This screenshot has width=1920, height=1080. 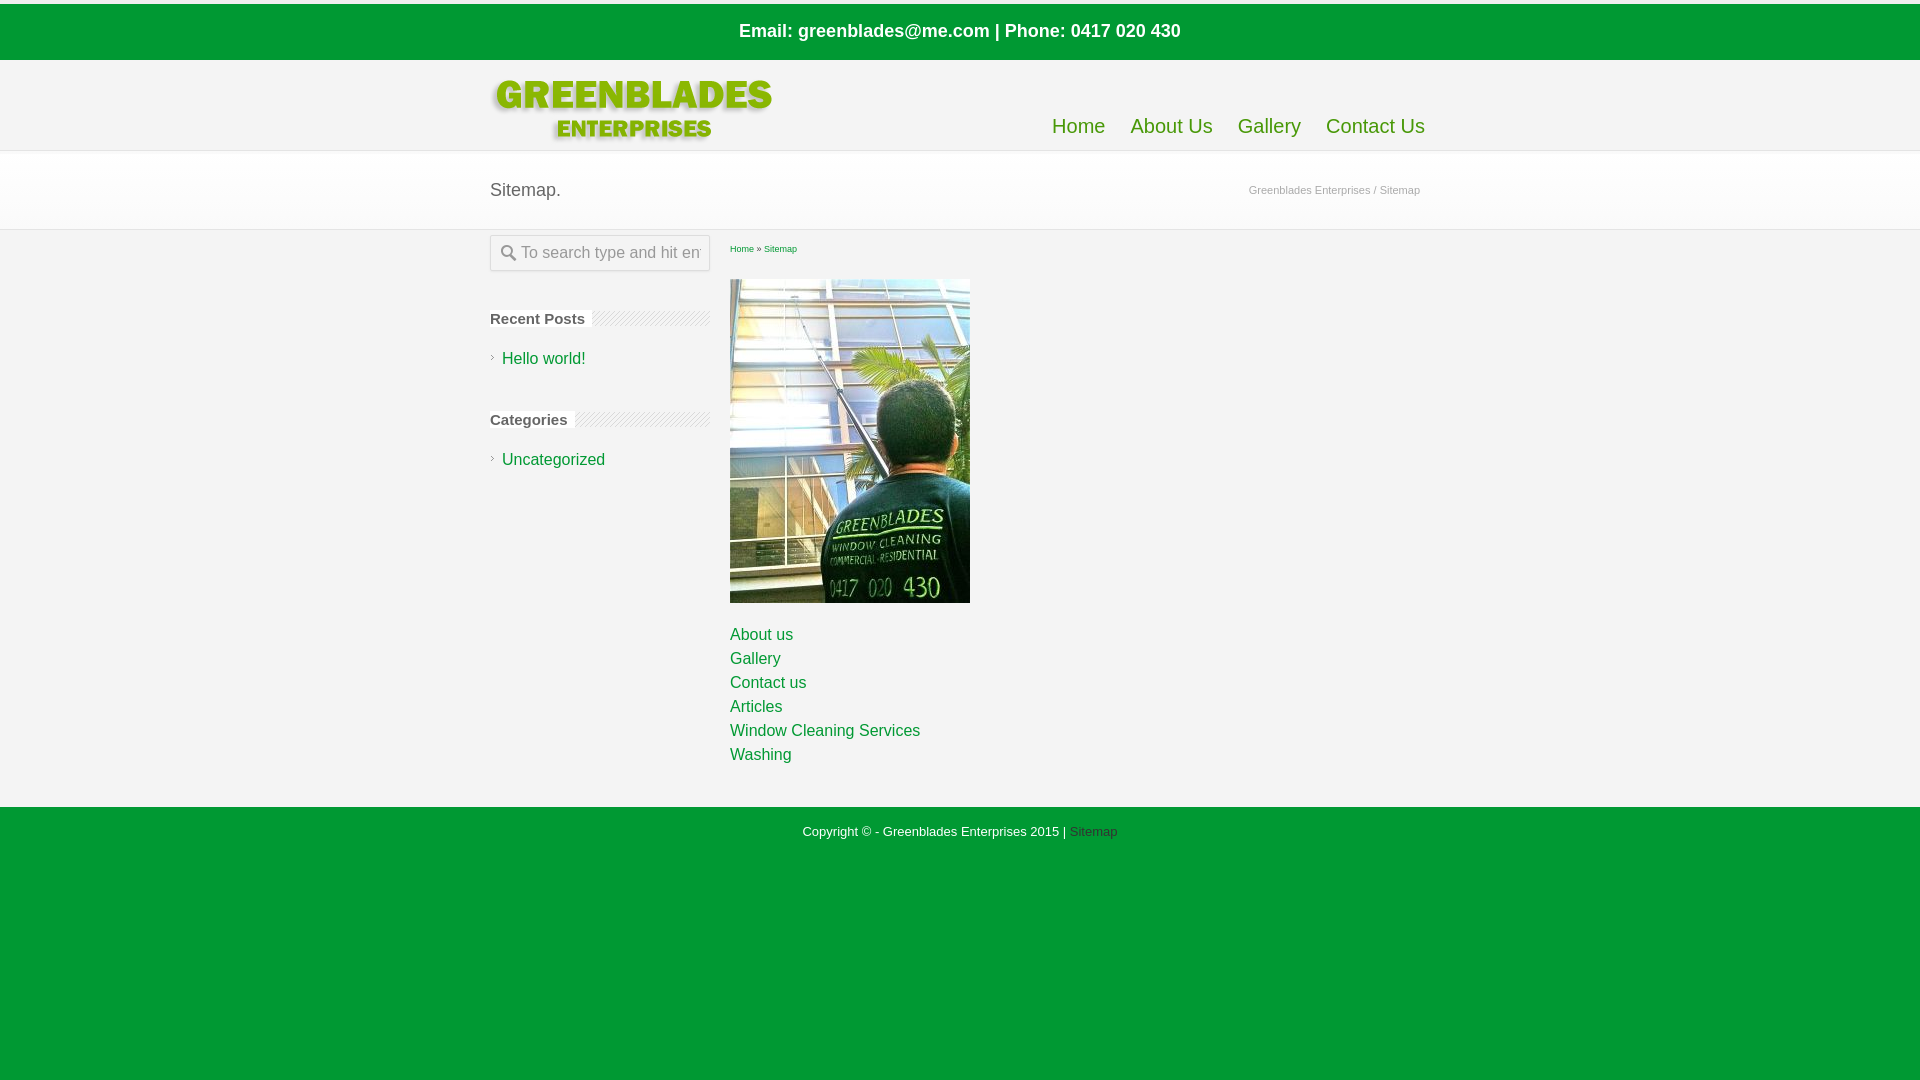 What do you see at coordinates (543, 357) in the screenshot?
I see `'Hello world!'` at bounding box center [543, 357].